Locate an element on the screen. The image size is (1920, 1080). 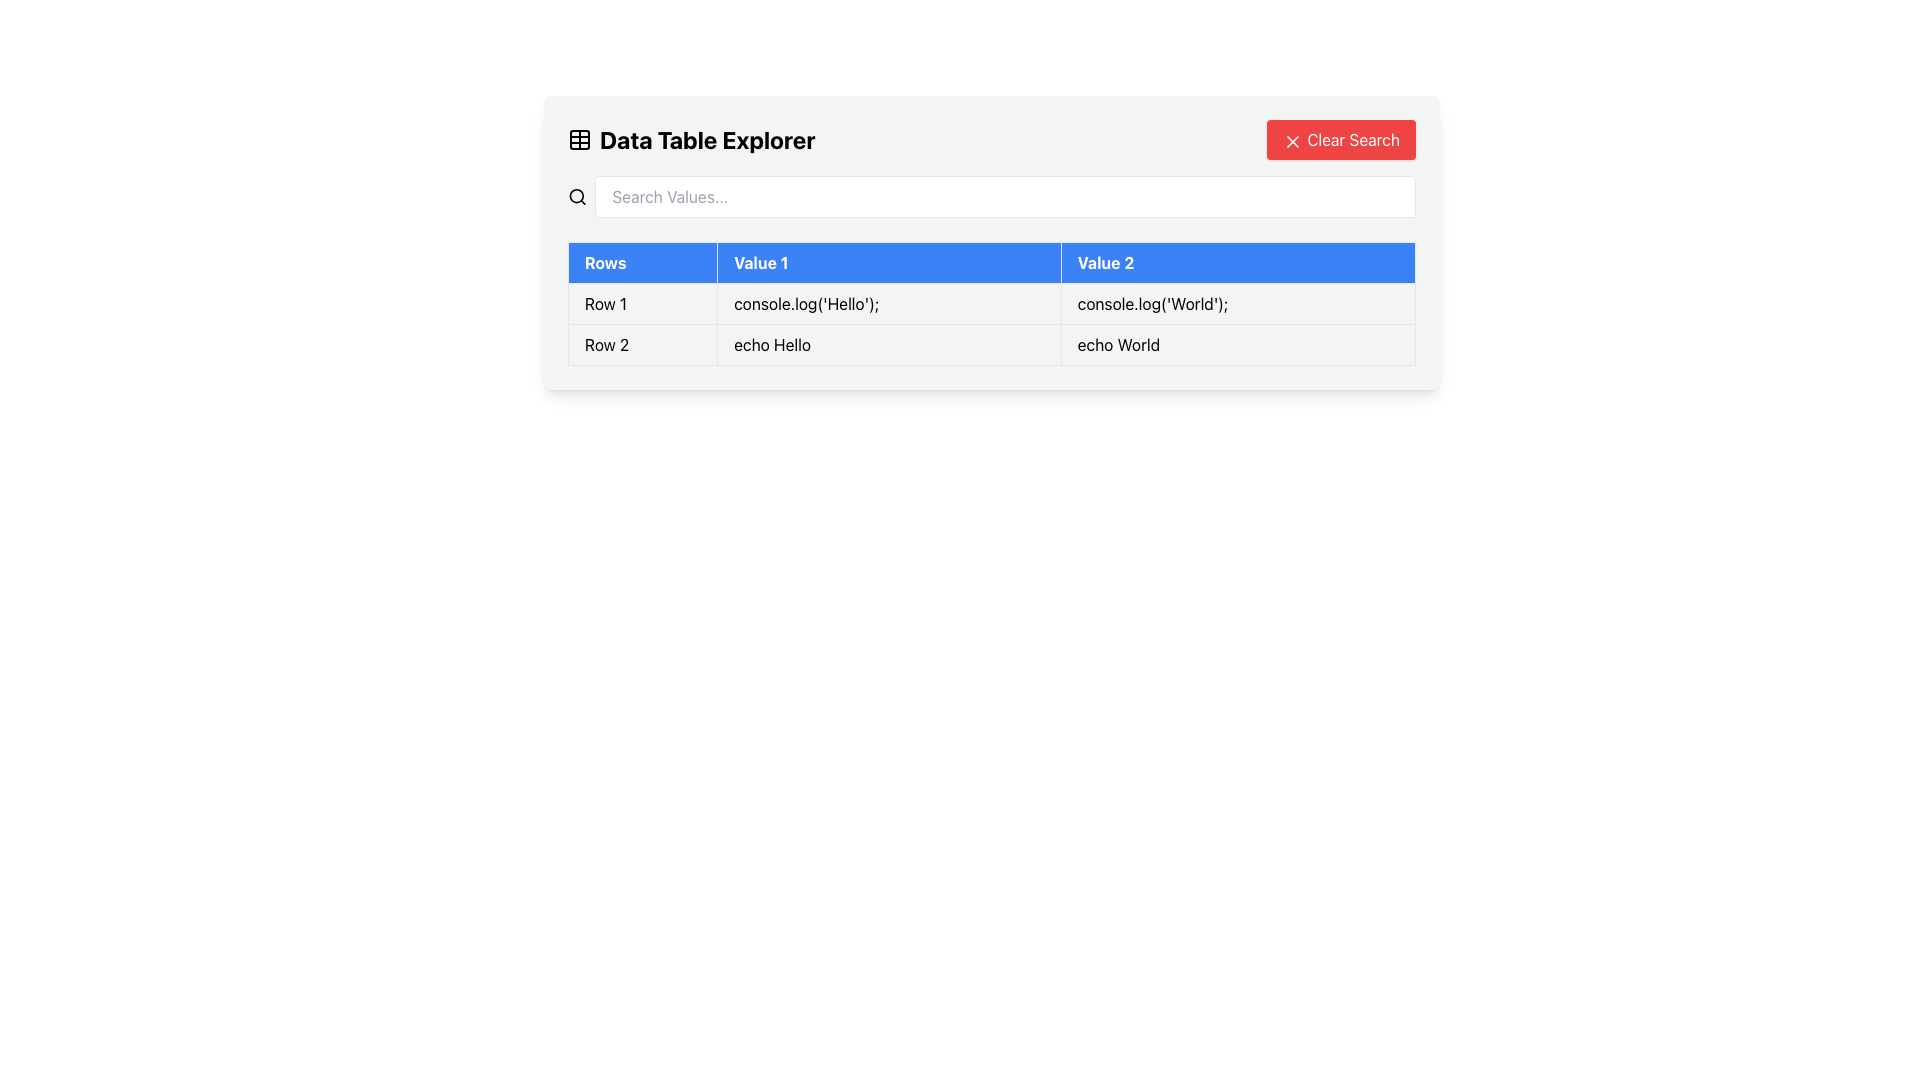
inside the second and third cells of the table row that displays command examples or output logs, located at the center of the page is located at coordinates (992, 323).